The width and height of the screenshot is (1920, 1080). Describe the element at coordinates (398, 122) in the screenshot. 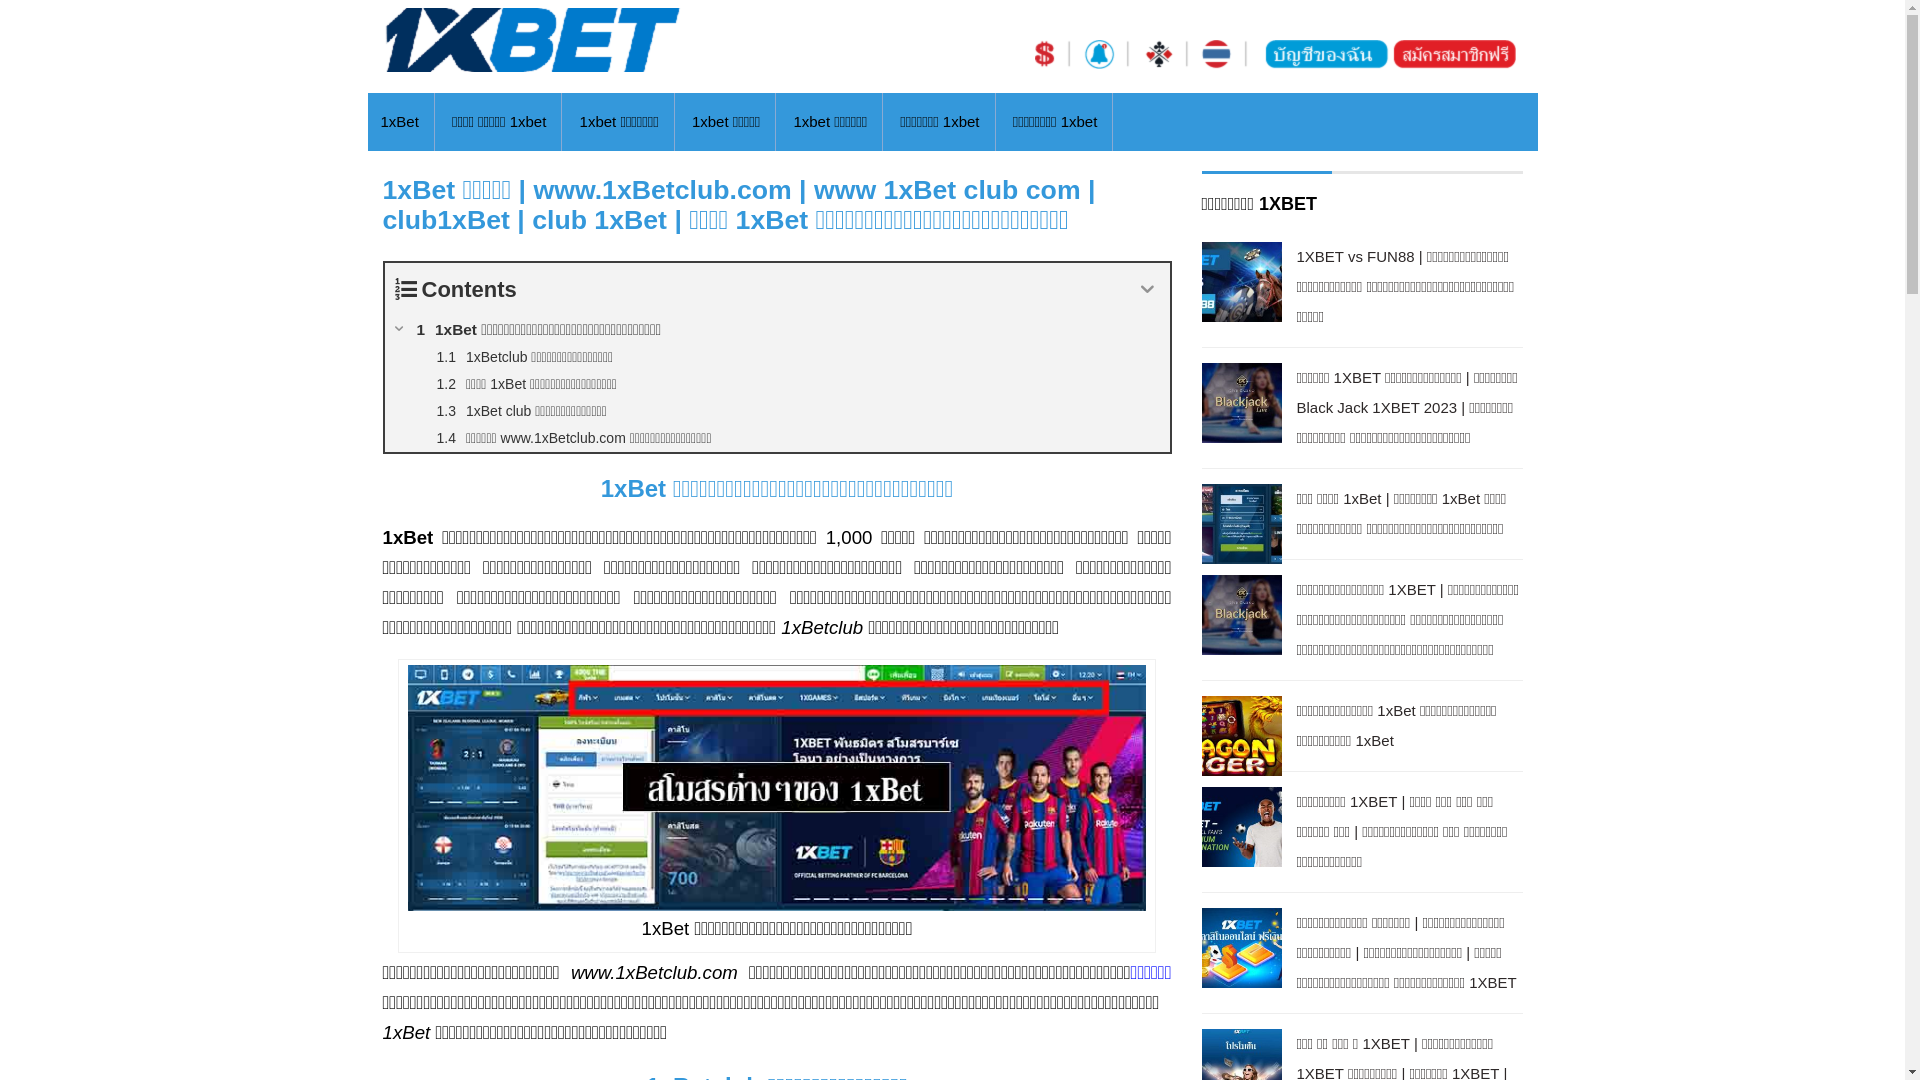

I see `'1xBet'` at that location.